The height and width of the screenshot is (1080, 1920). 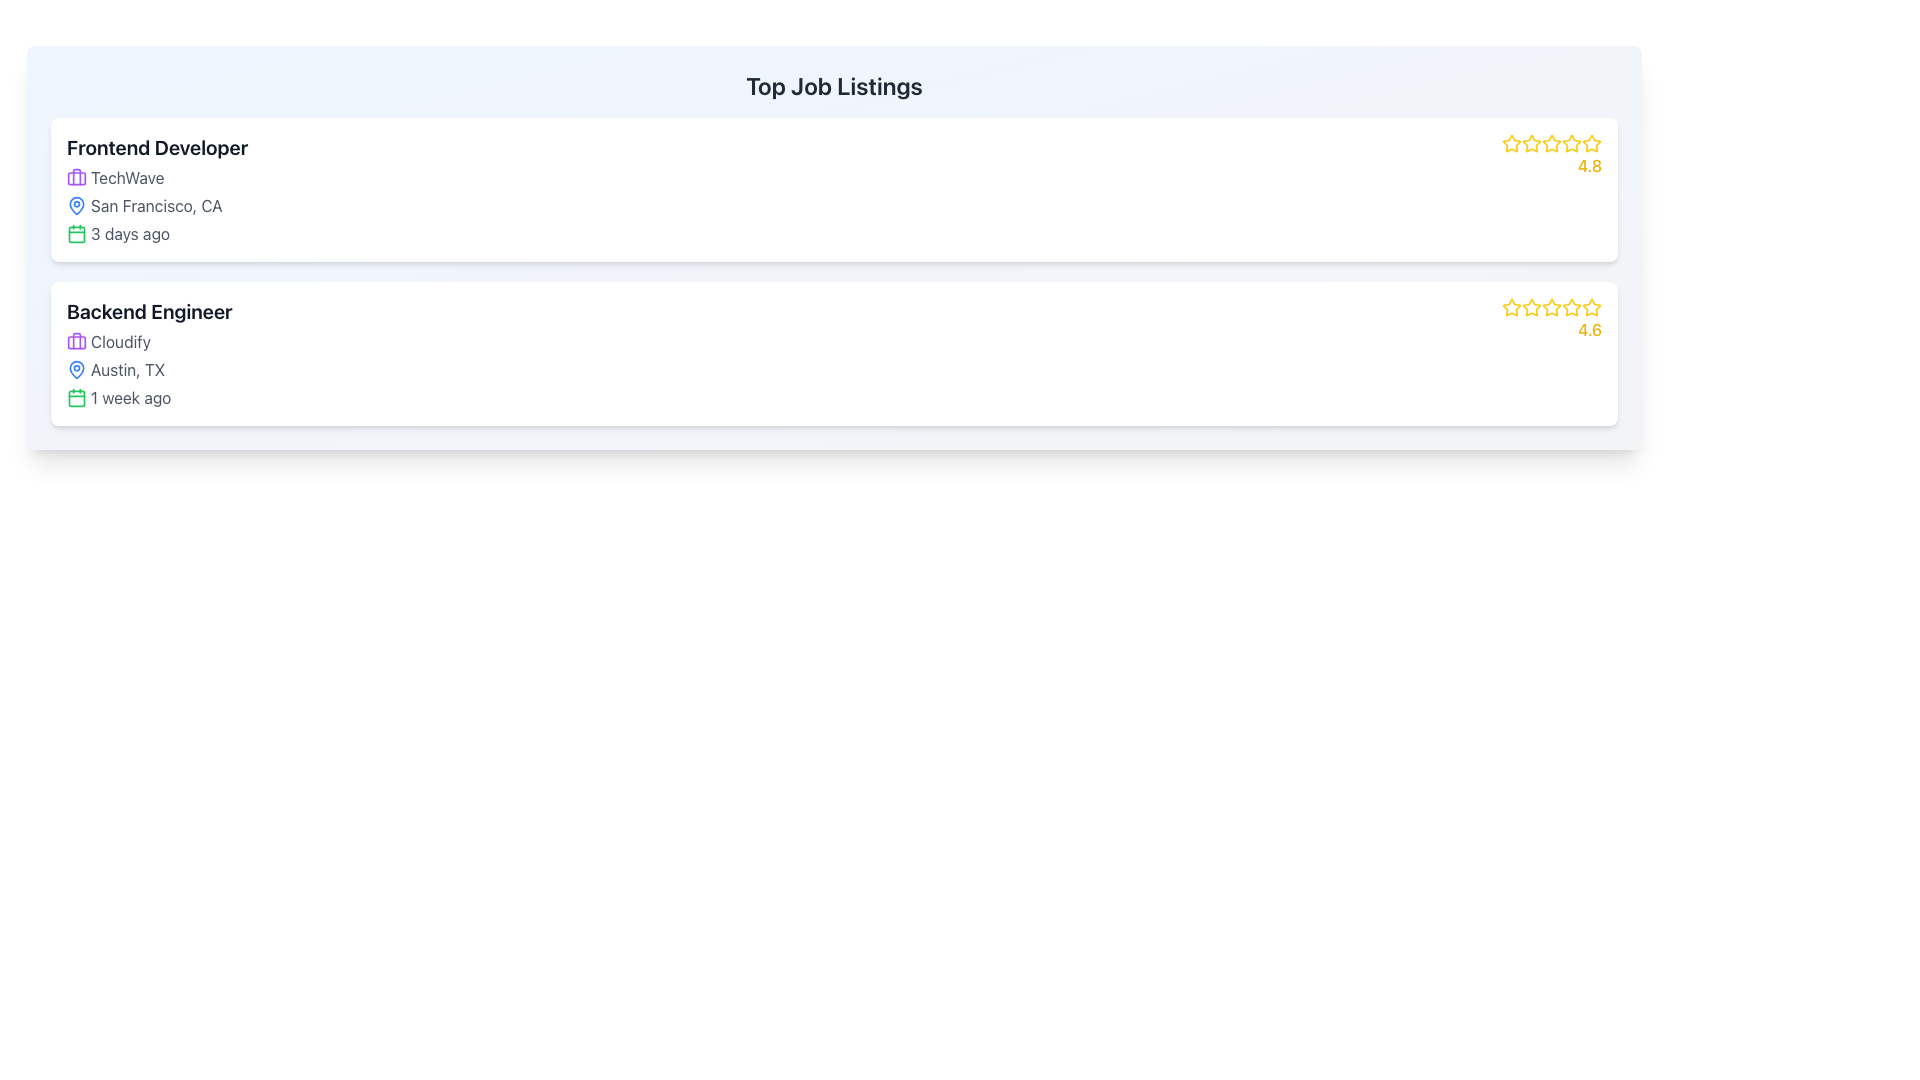 What do you see at coordinates (148, 397) in the screenshot?
I see `textual descriptor '1 week ago' which is styled in gray and is accompanied by a green calendar icon, located below the job listing for 'Backend Engineer'` at bounding box center [148, 397].